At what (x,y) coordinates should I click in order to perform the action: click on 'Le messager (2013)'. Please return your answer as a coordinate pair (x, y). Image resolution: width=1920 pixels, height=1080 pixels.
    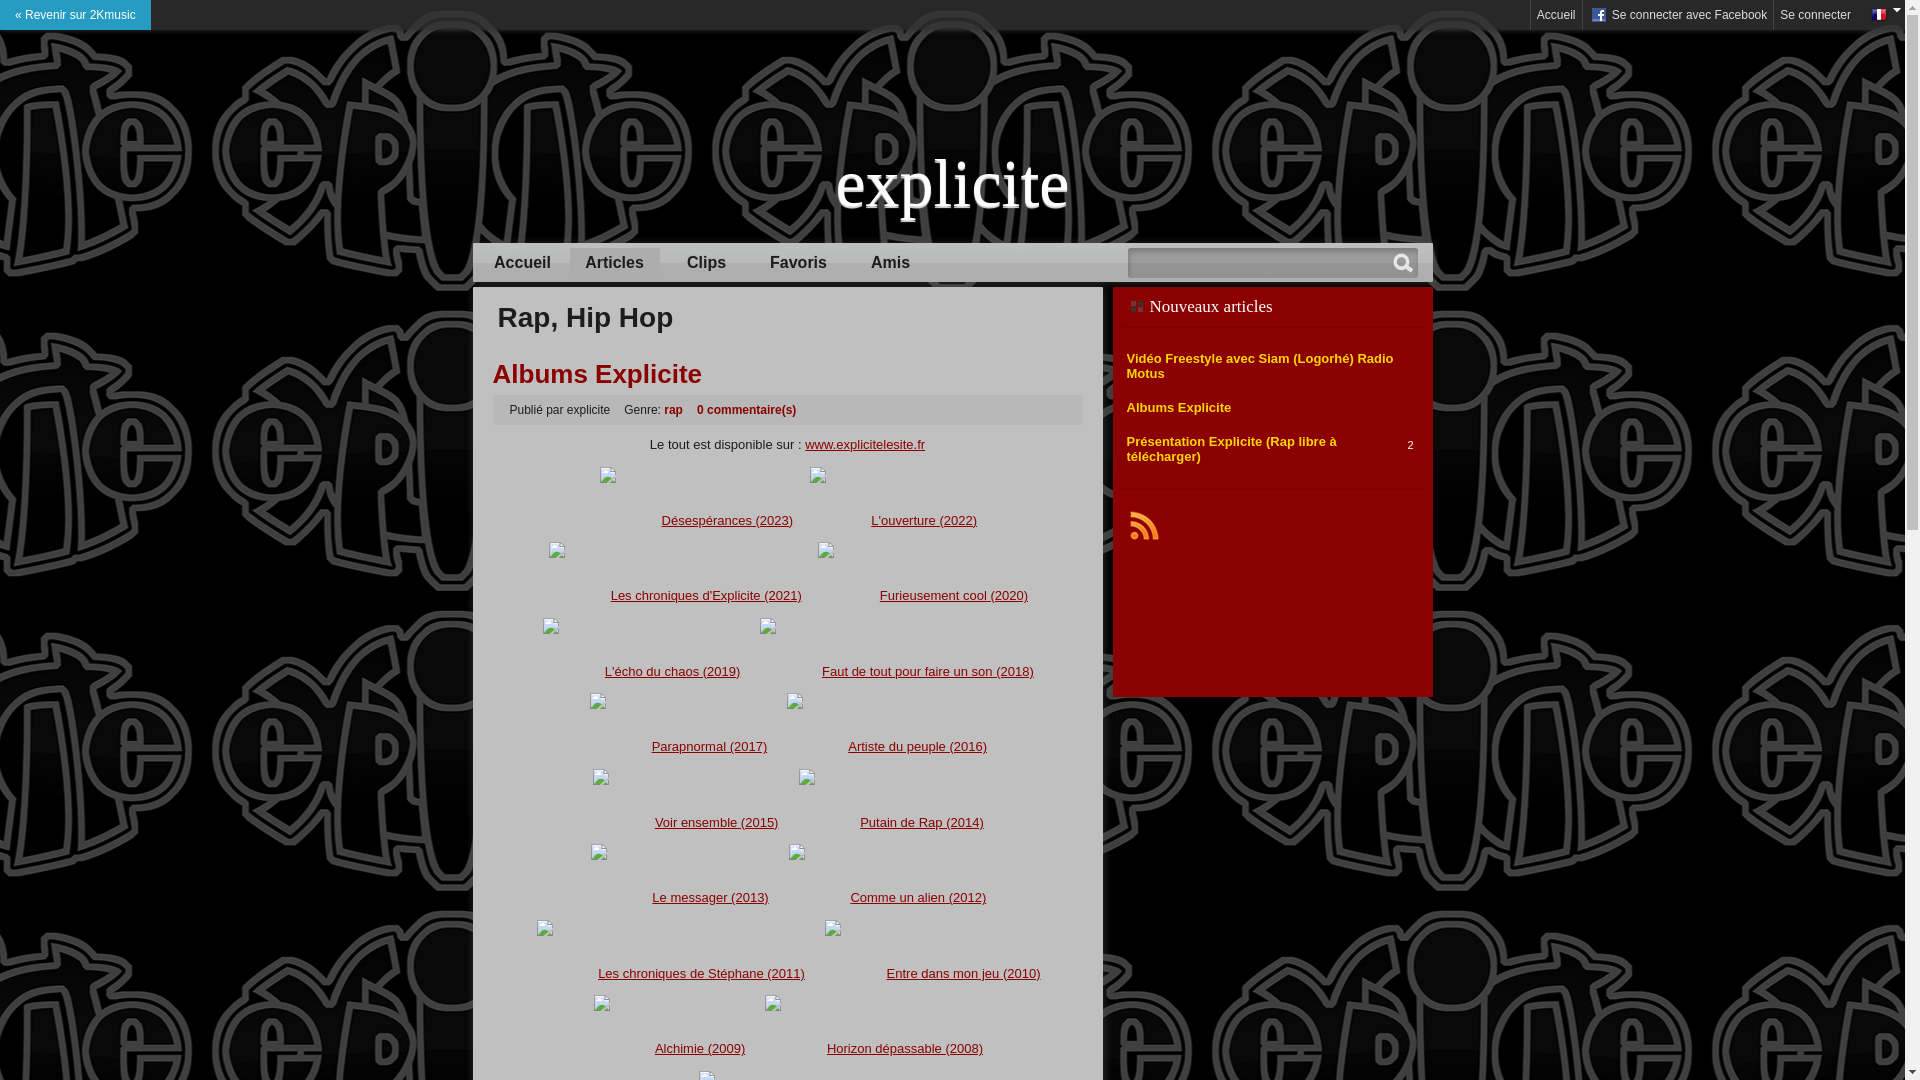
    Looking at the image, I should click on (710, 896).